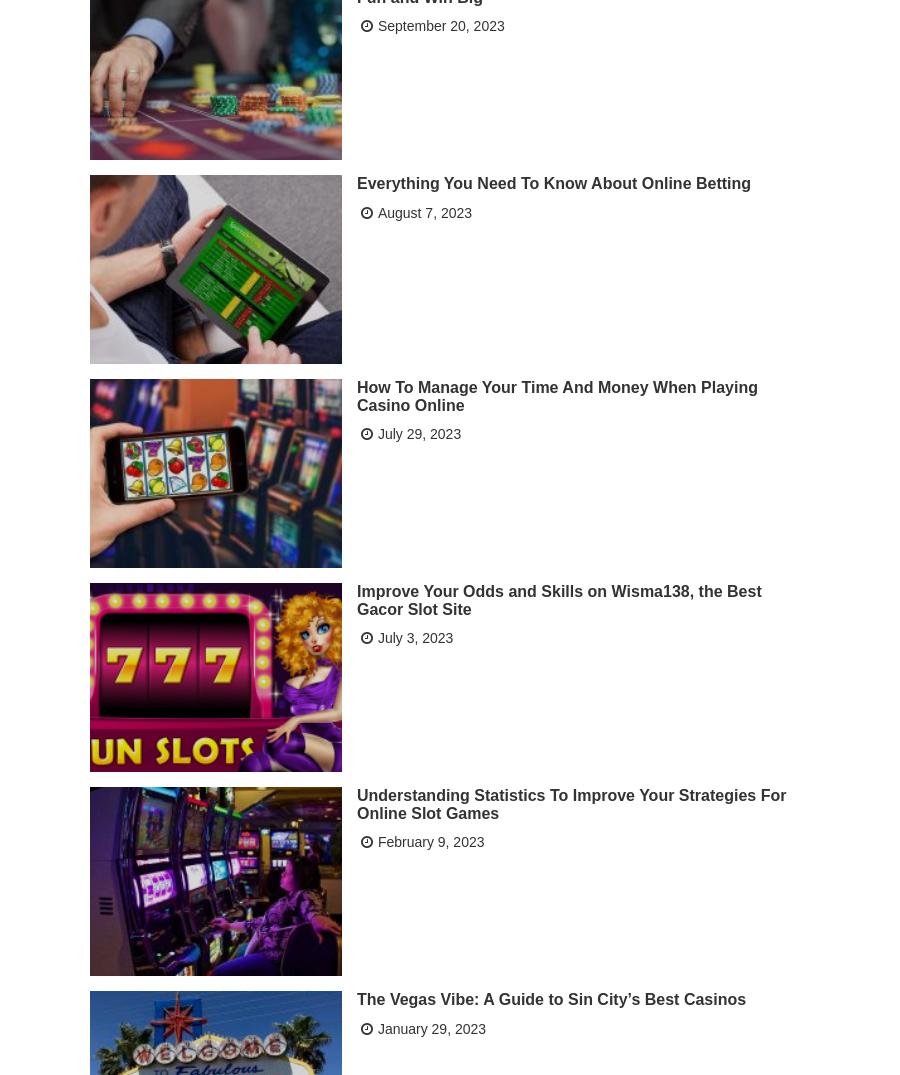 This screenshot has height=1075, width=900. Describe the element at coordinates (571, 801) in the screenshot. I see `'Understanding Statistics To Improve Your Strategies For Online Slot Games'` at that location.